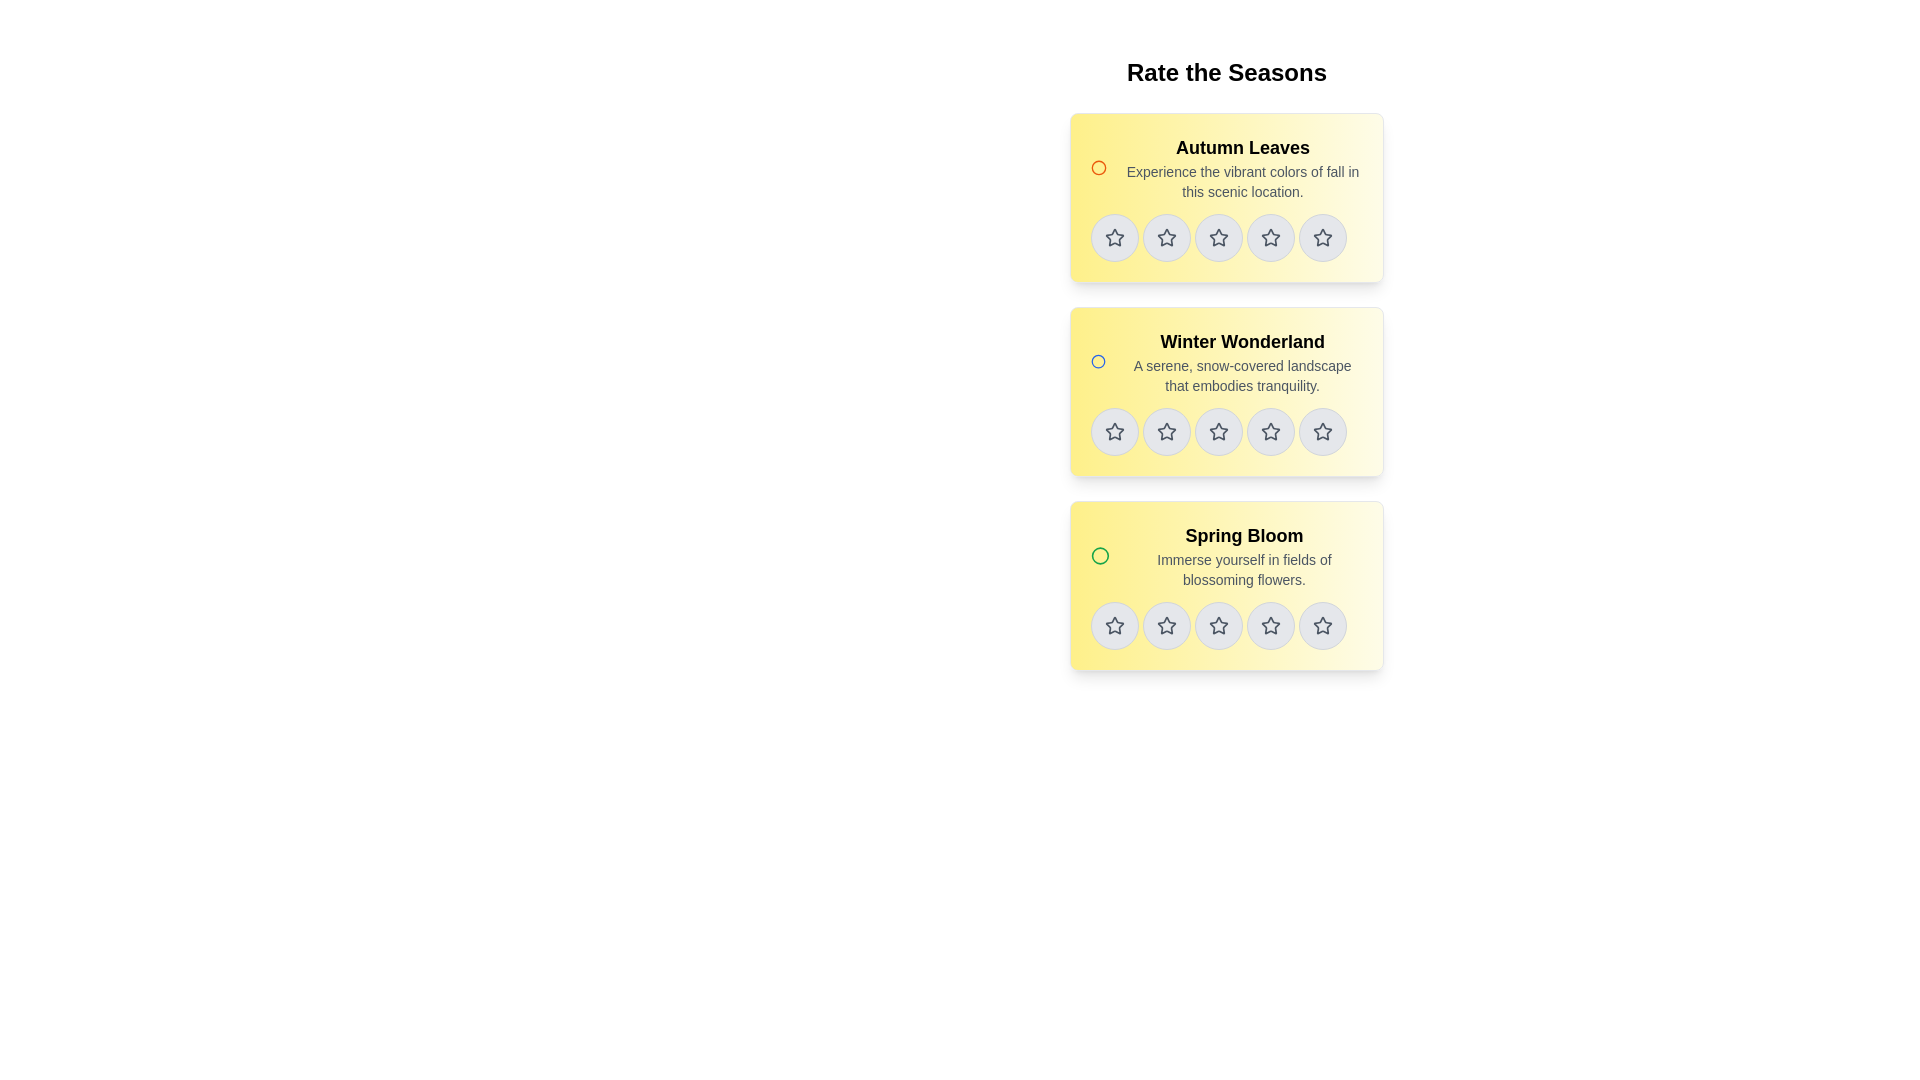  Describe the element at coordinates (1226, 392) in the screenshot. I see `the seasonal theme information card, which is the second card in a vertical stack of three` at that location.